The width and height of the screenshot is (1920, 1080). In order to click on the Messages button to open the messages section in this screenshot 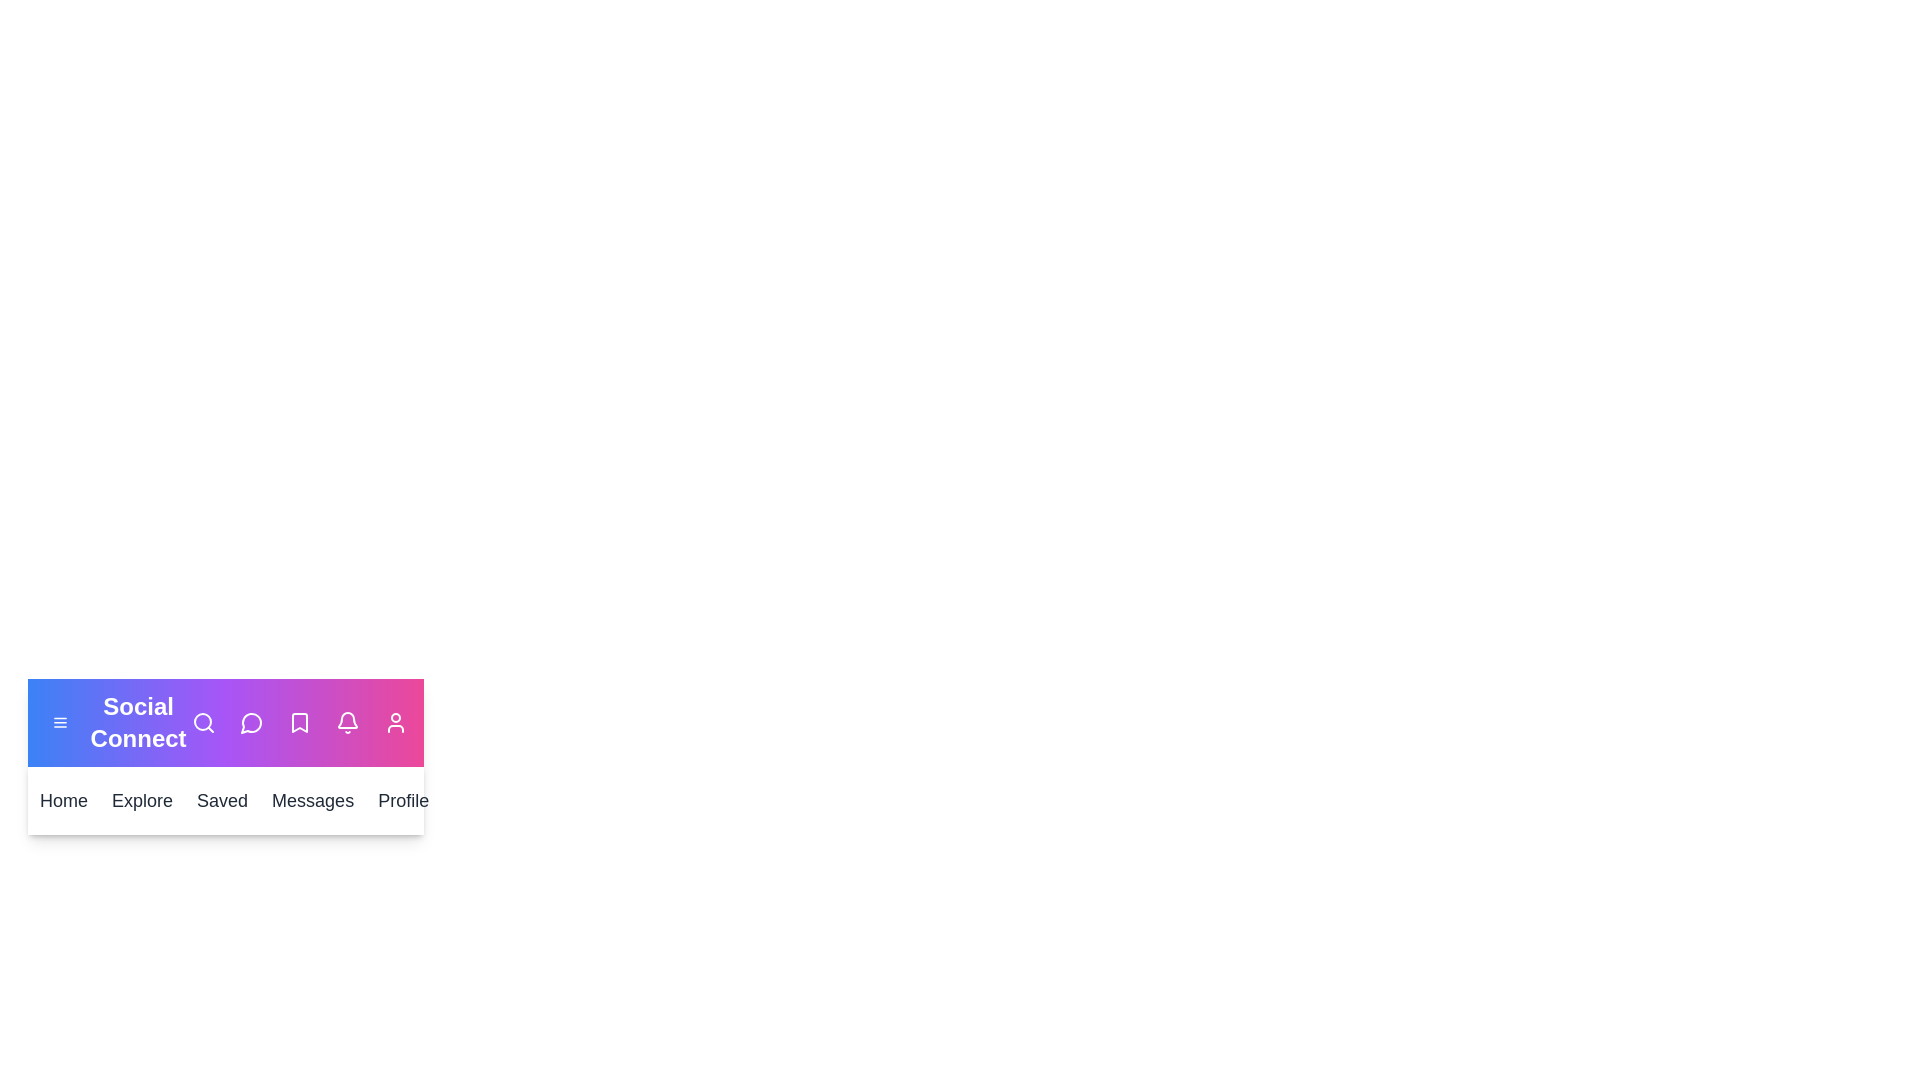, I will do `click(311, 800)`.